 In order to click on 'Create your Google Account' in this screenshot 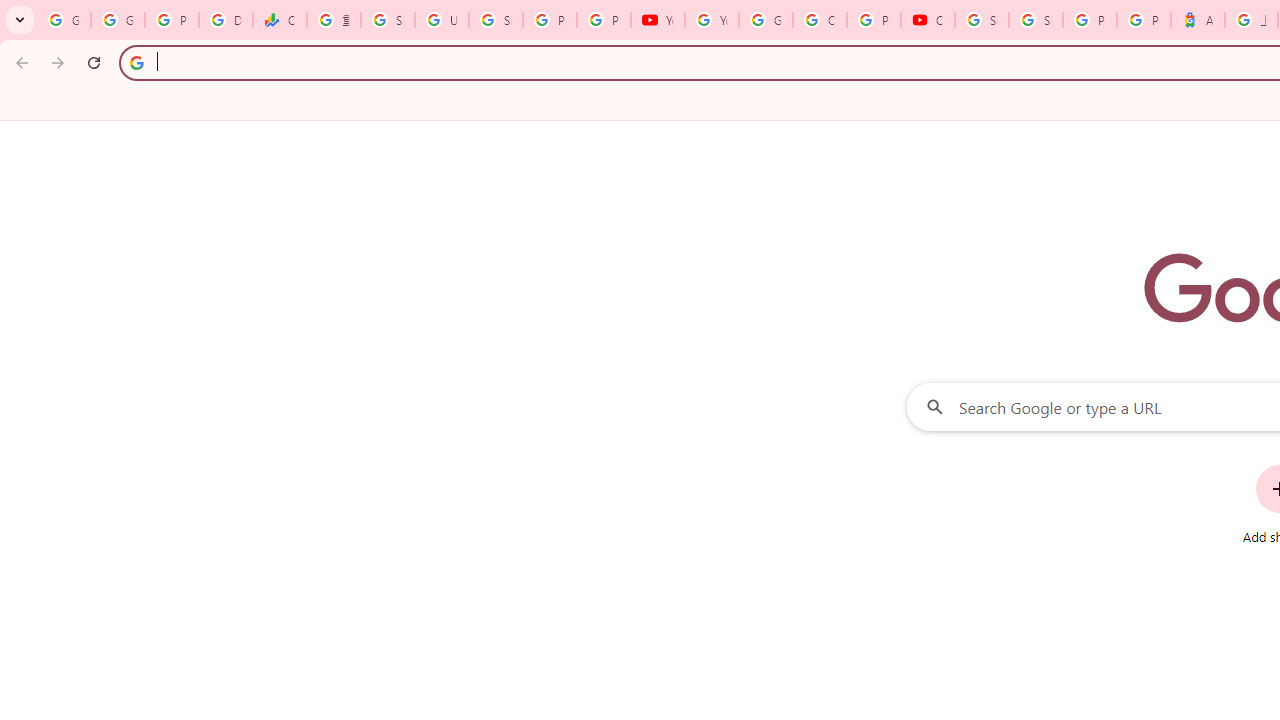, I will do `click(819, 20)`.